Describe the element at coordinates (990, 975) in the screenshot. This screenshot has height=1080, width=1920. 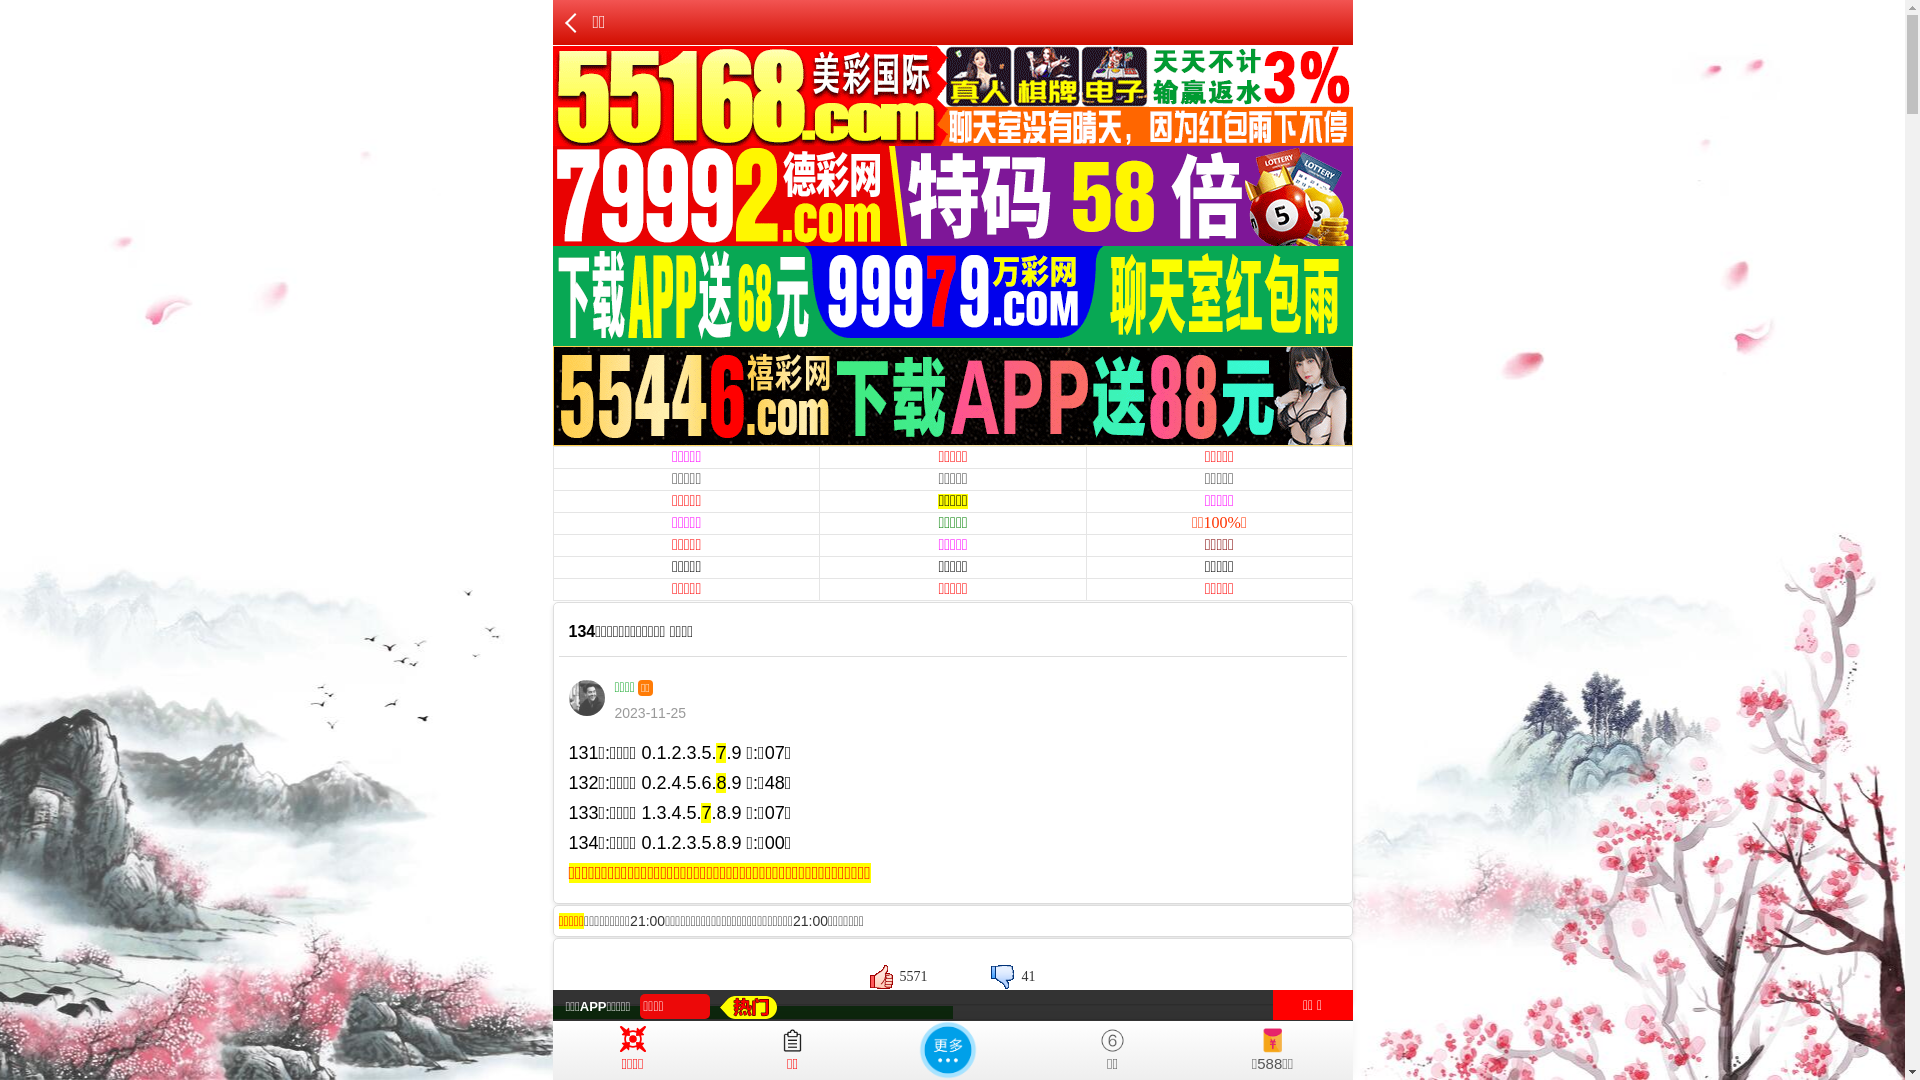
I see `'41'` at that location.